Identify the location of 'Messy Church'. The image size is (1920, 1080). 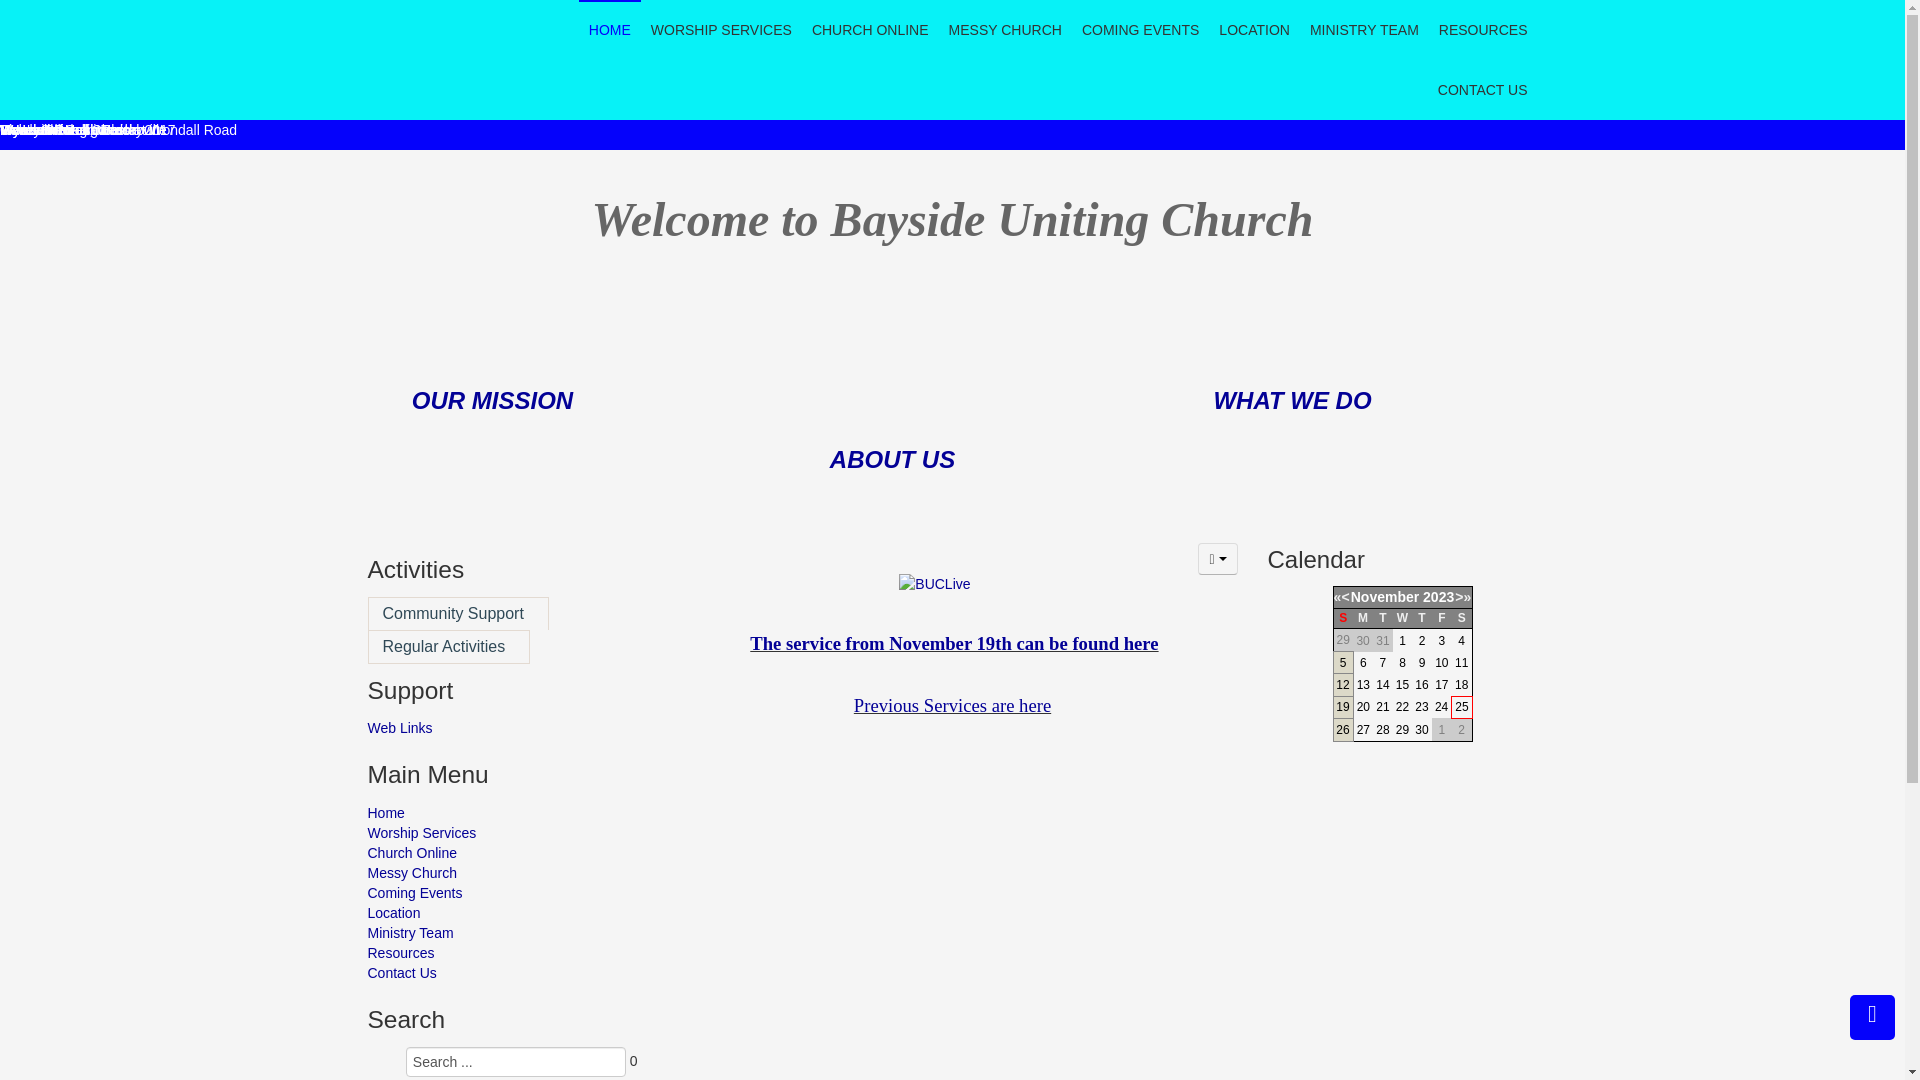
(503, 871).